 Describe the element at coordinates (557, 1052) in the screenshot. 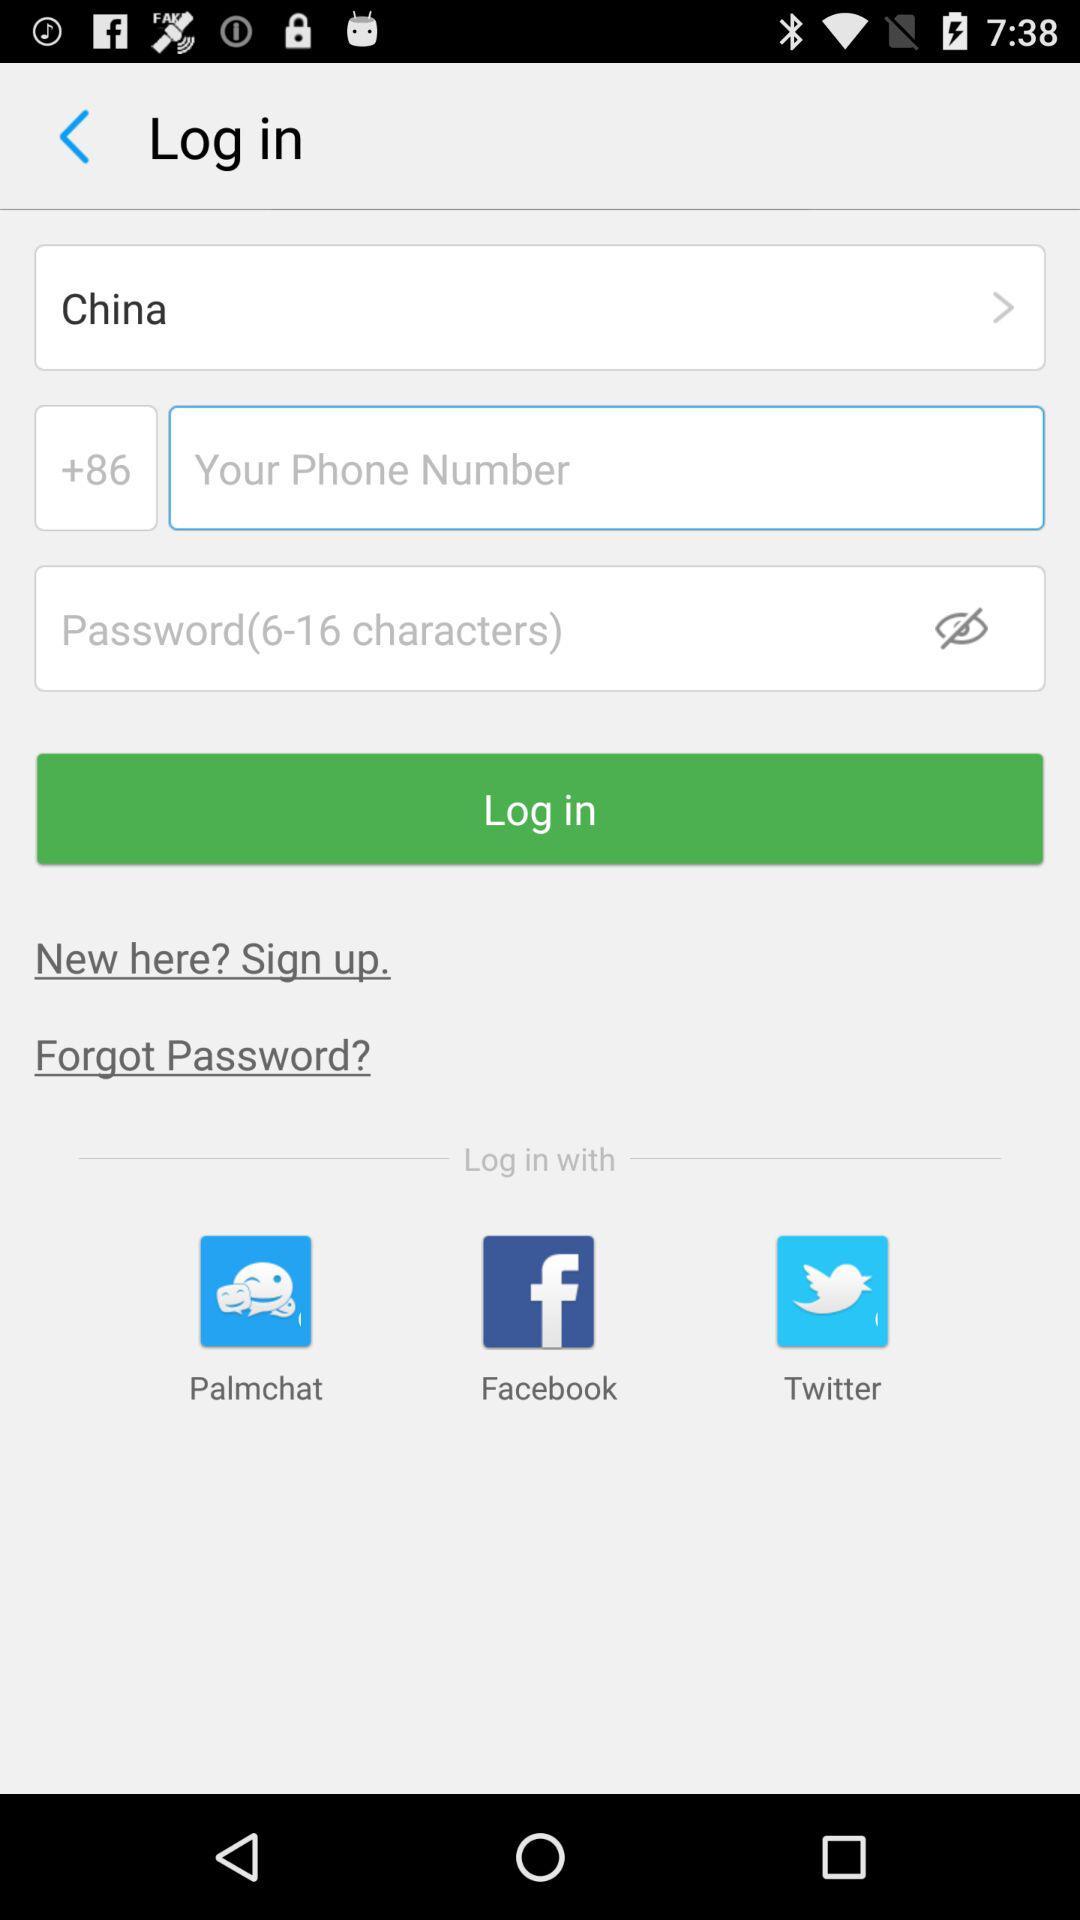

I see `forgot password? icon` at that location.